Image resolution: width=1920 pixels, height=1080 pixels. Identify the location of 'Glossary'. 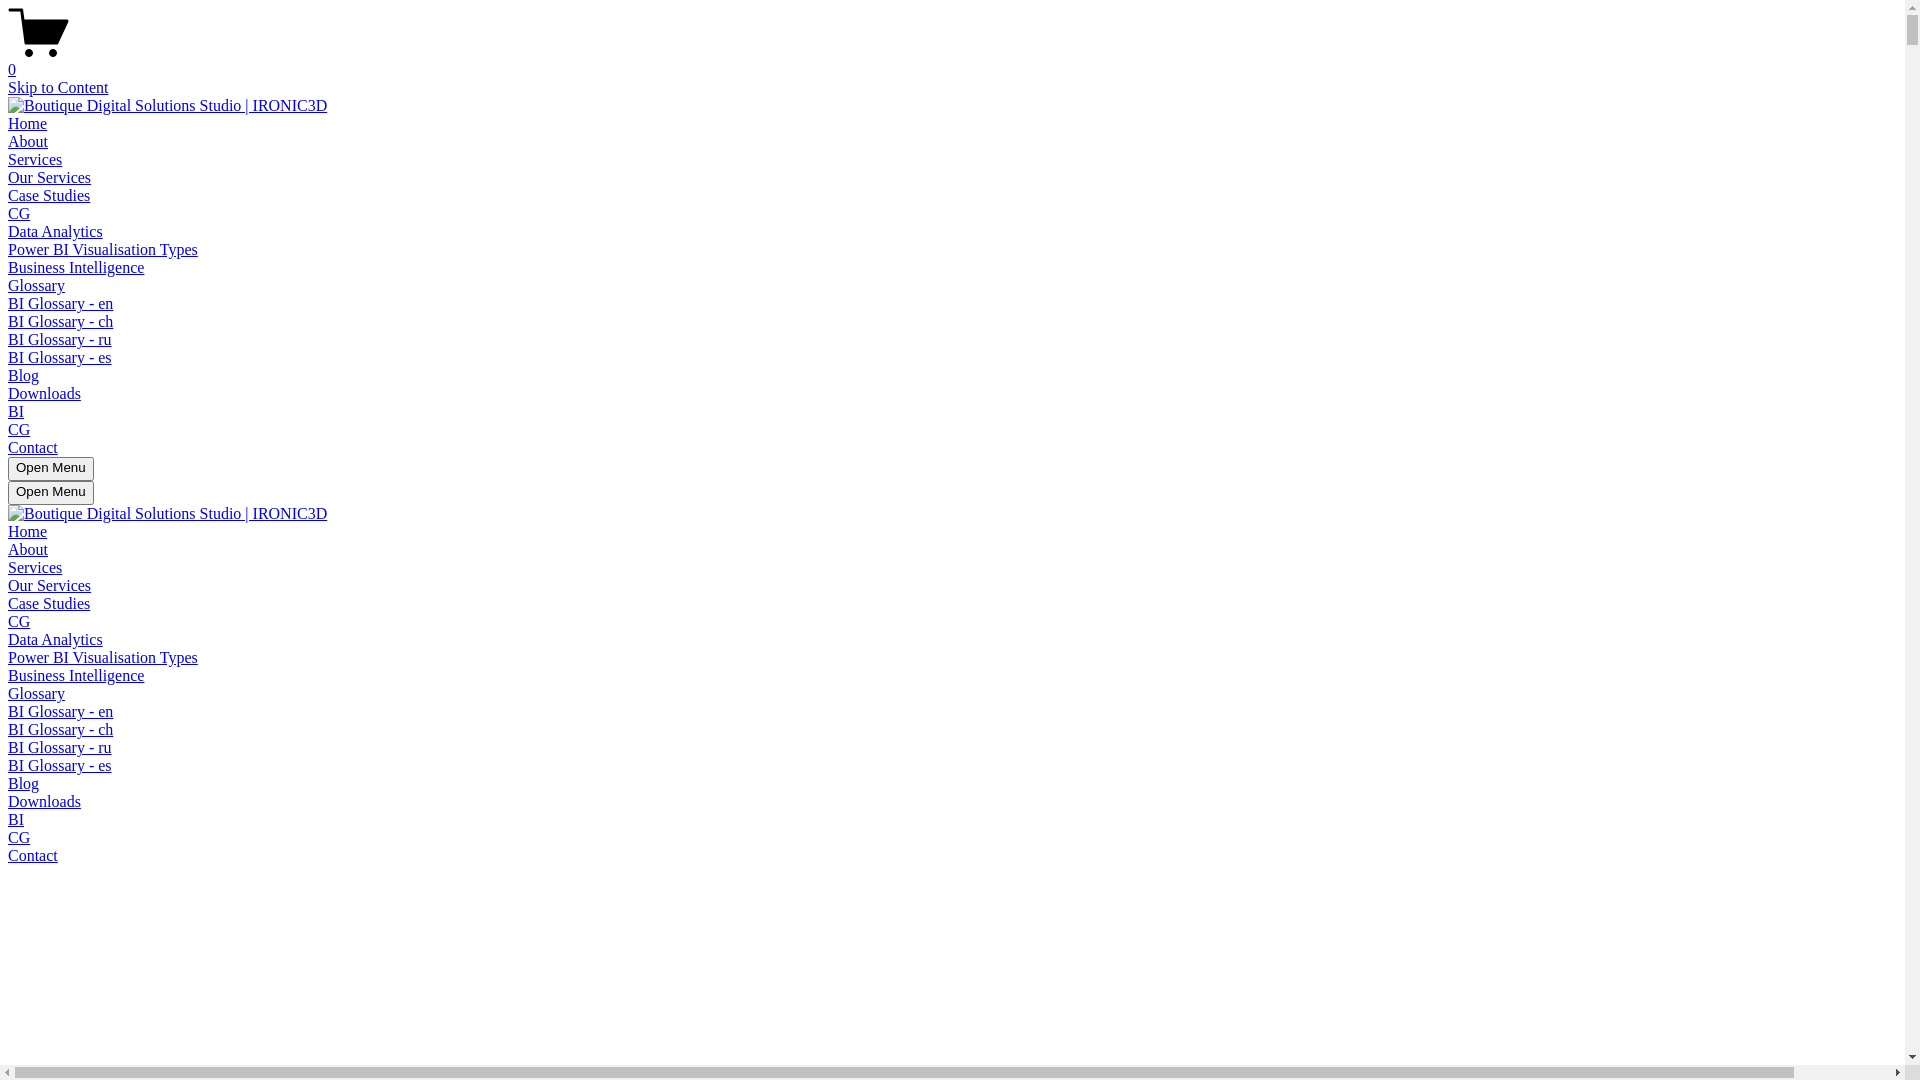
(36, 692).